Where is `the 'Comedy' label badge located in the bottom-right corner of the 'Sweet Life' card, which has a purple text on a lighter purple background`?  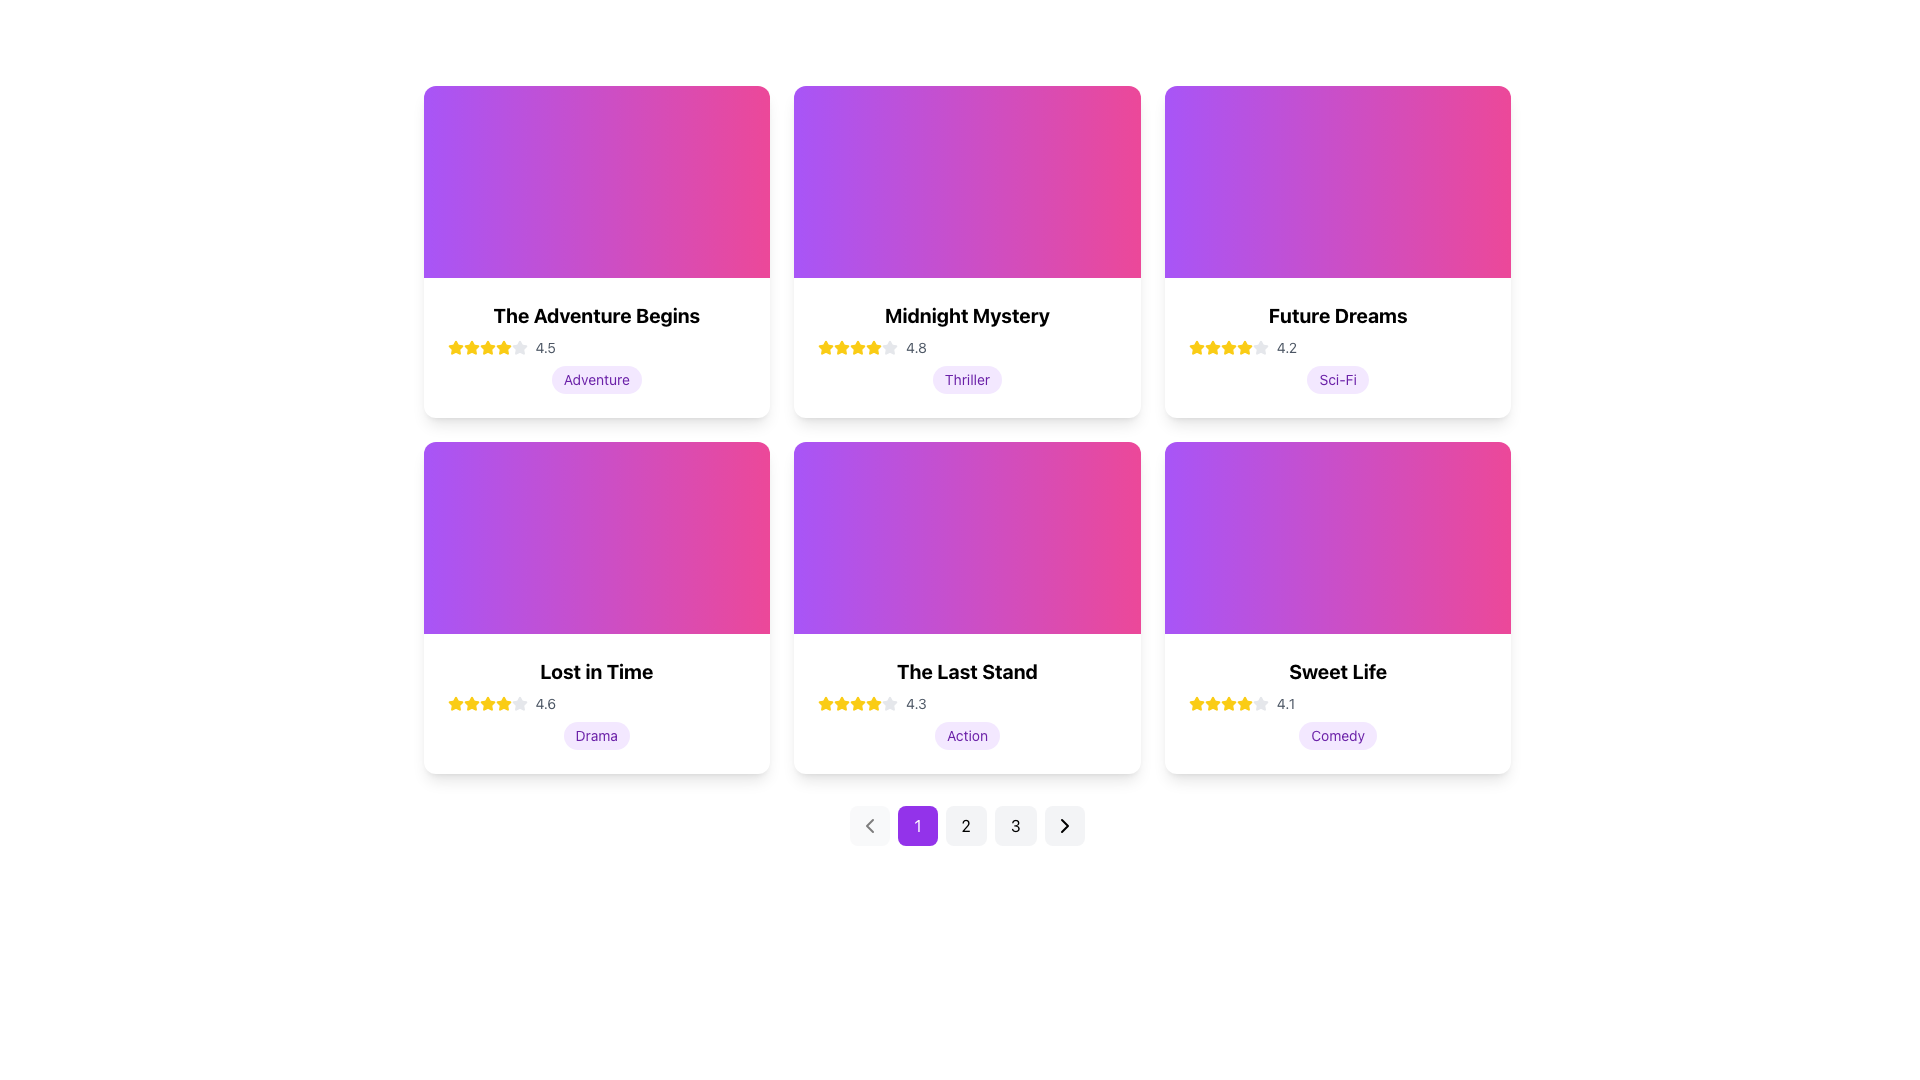 the 'Comedy' label badge located in the bottom-right corner of the 'Sweet Life' card, which has a purple text on a lighter purple background is located at coordinates (1338, 736).